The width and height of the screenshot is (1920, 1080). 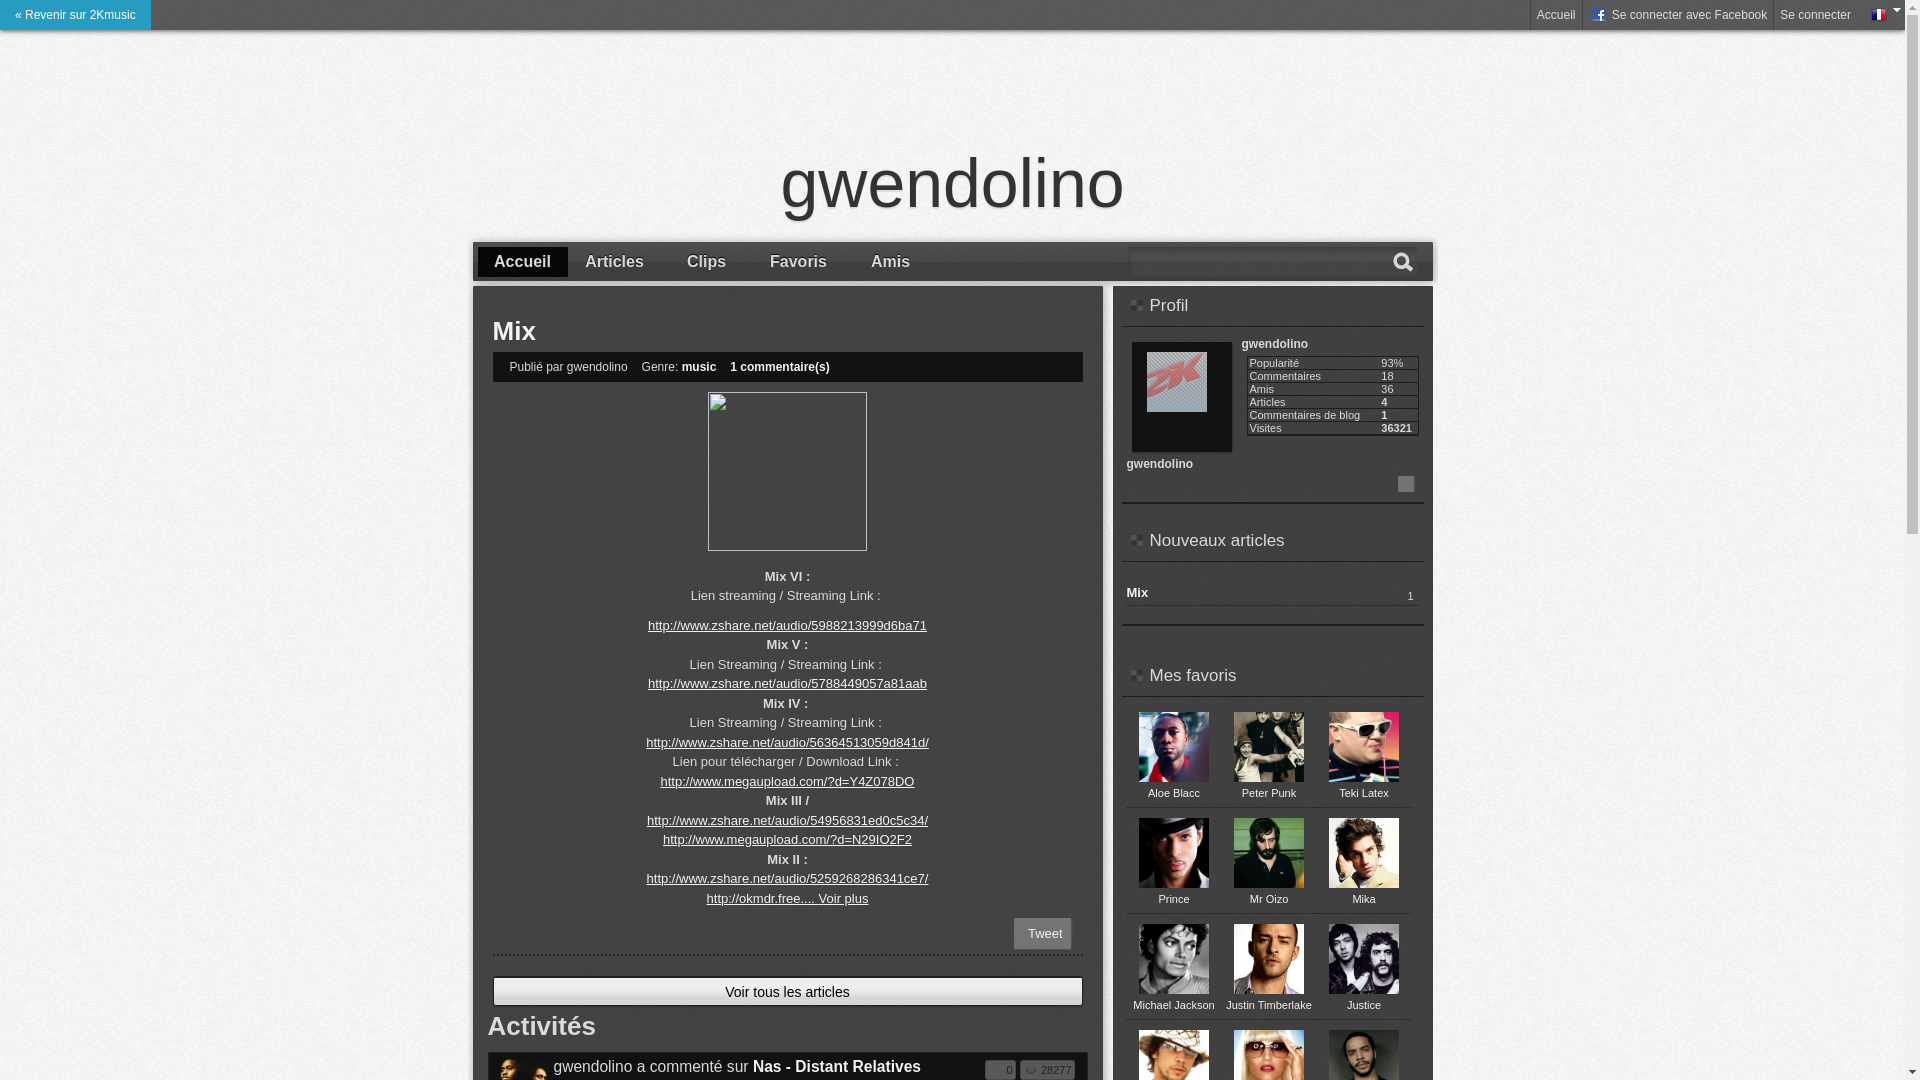 I want to click on 'http://www.zshare.net/audio/54956831ed0c5c34/', so click(x=786, y=819).